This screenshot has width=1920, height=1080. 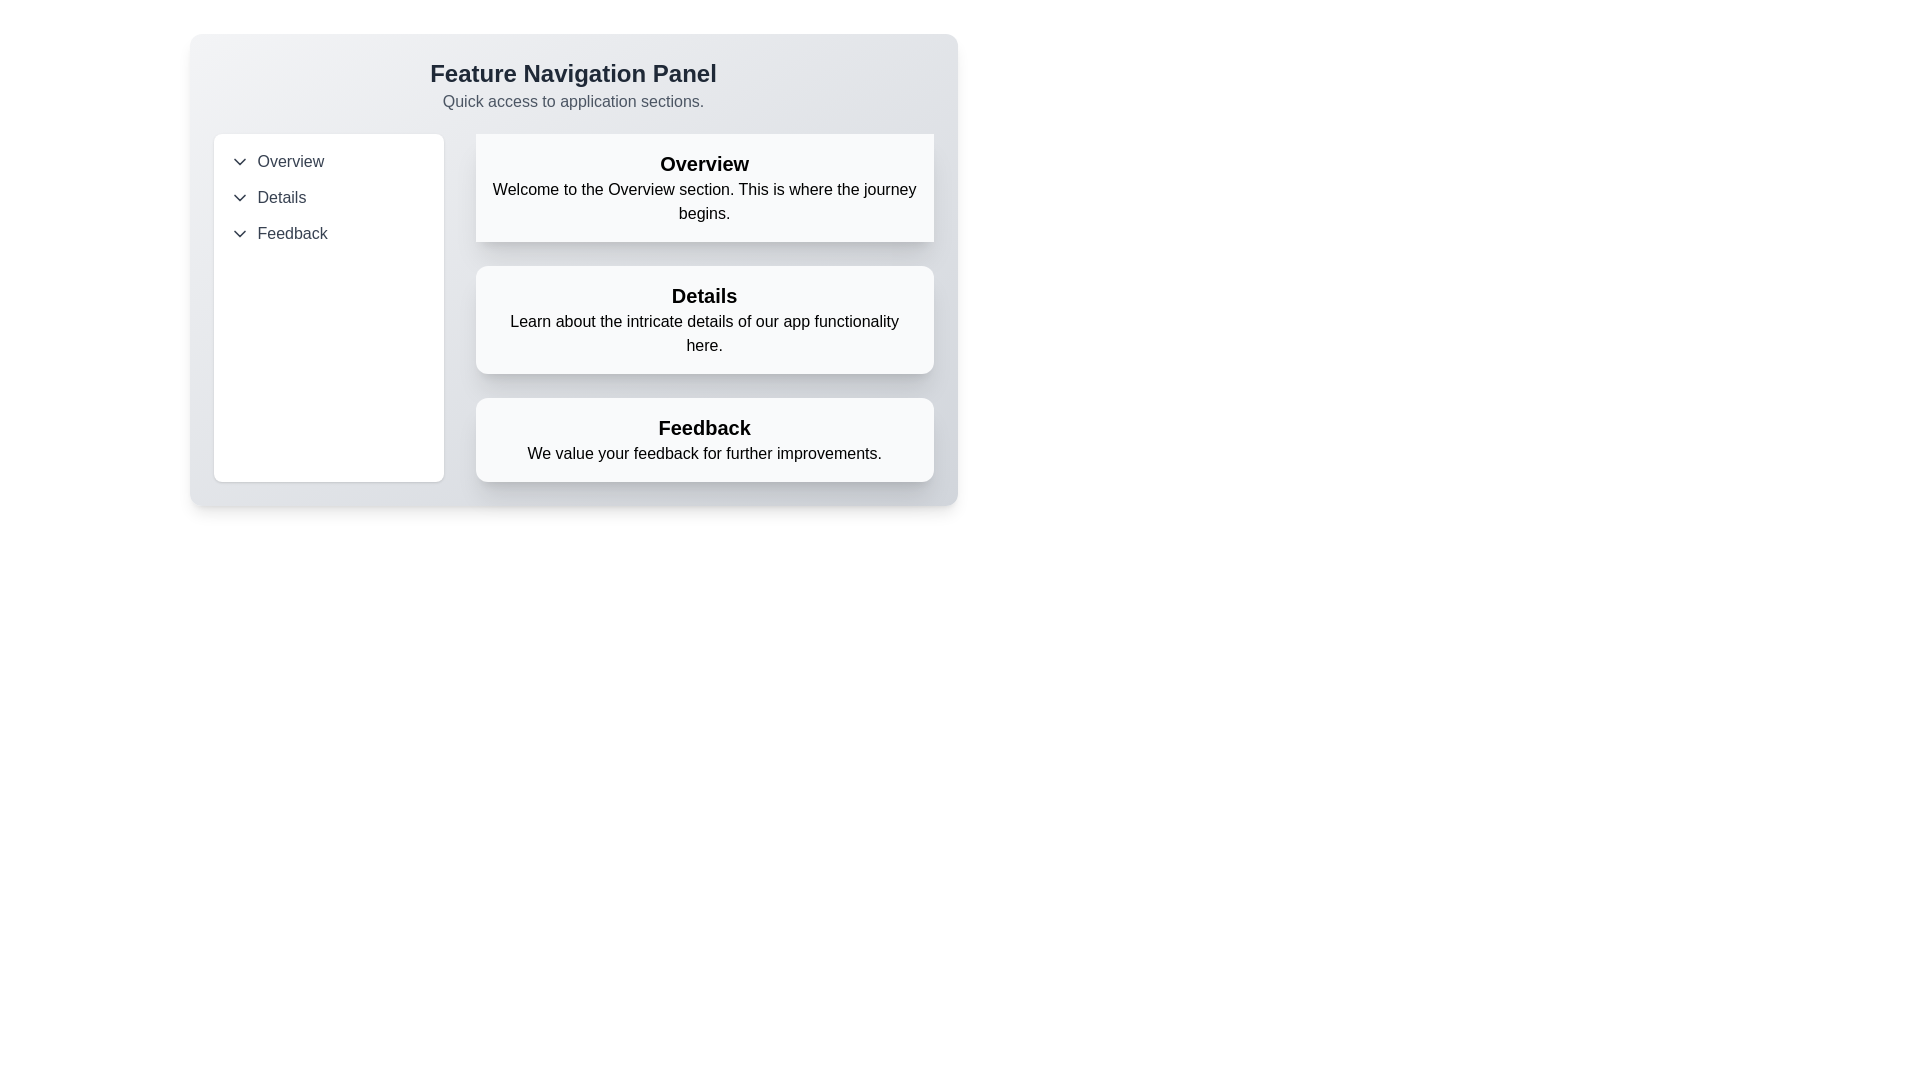 What do you see at coordinates (572, 270) in the screenshot?
I see `the navigation panel` at bounding box center [572, 270].